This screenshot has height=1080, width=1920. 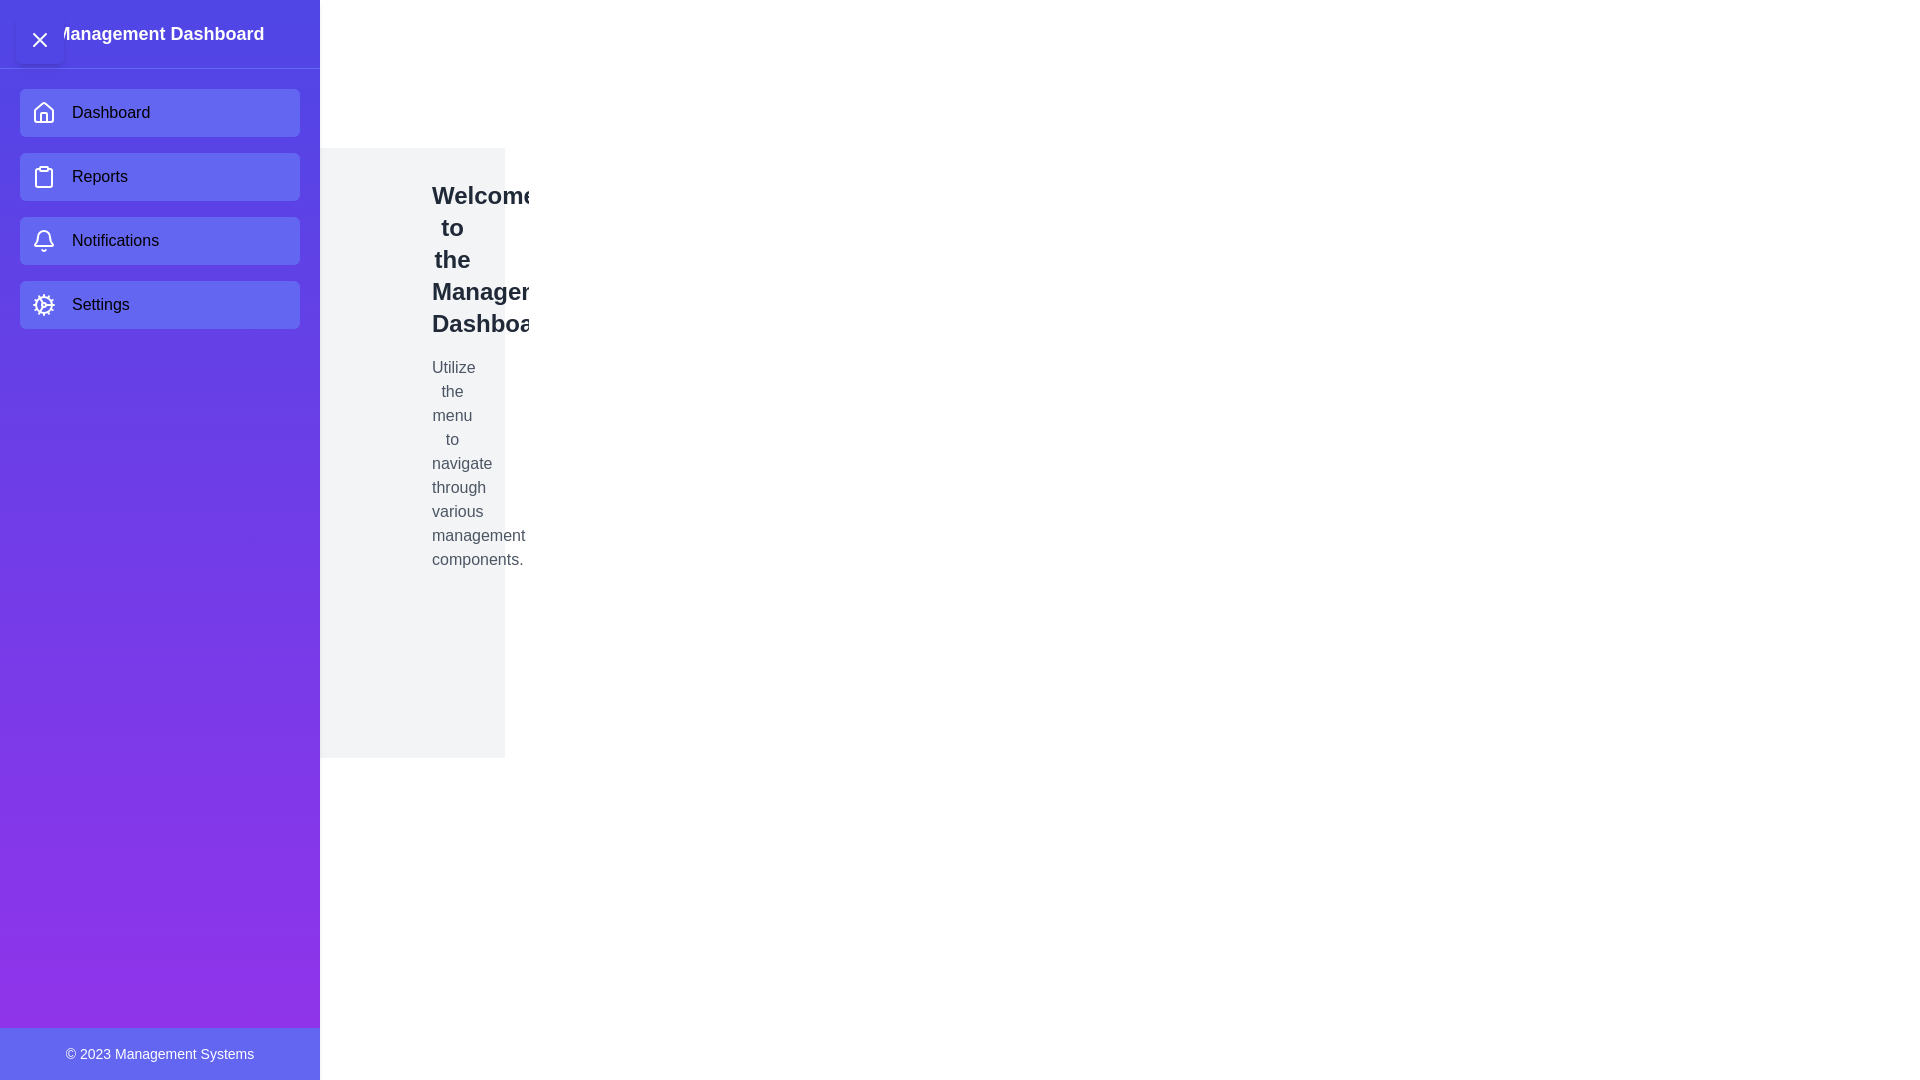 I want to click on the first button in the vertical menu on the left-hand side of the application interface, so click(x=158, y=112).